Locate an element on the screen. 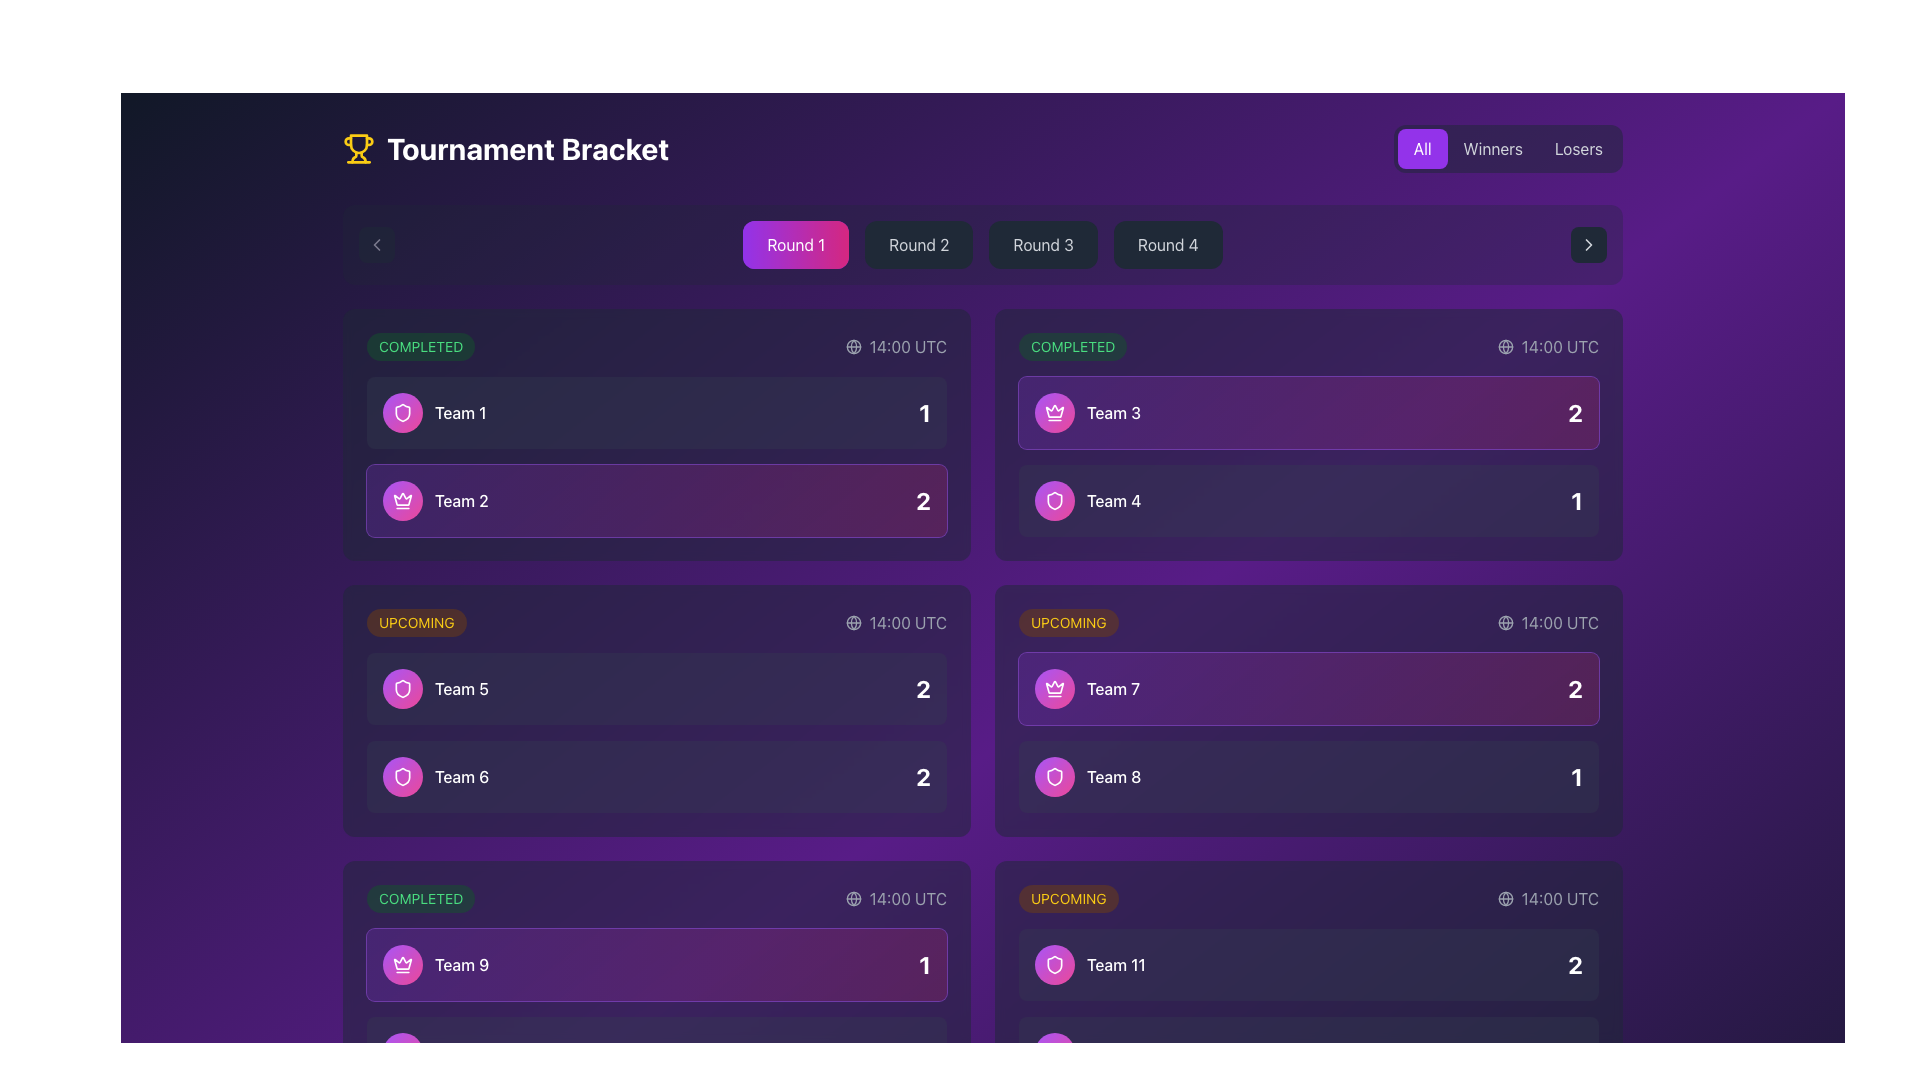 The width and height of the screenshot is (1920, 1080). the graphical component, a circle within the SVG globe icon, located at the top-left corner of the card containing '14:00 UTC' information is located at coordinates (853, 346).